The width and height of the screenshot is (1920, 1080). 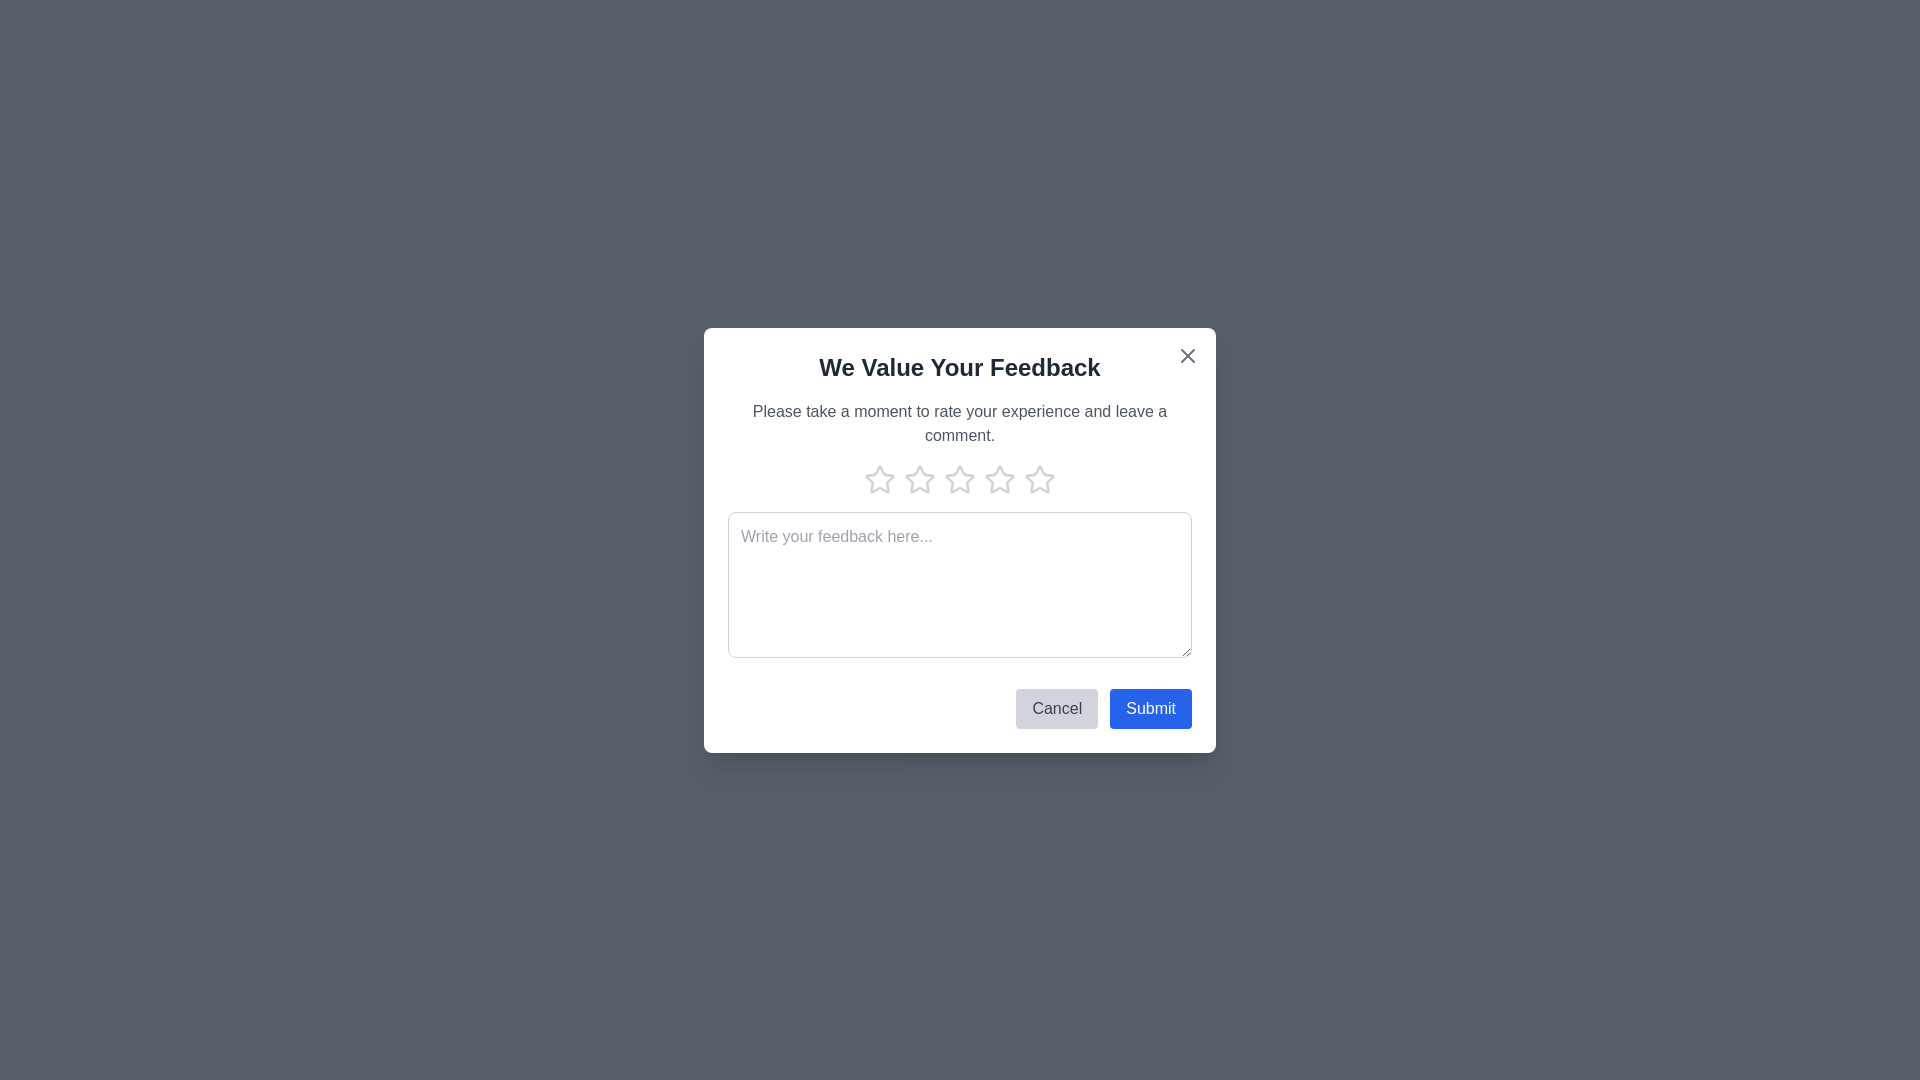 I want to click on the third hollow star icon from the left in the rating interface, so click(x=999, y=478).